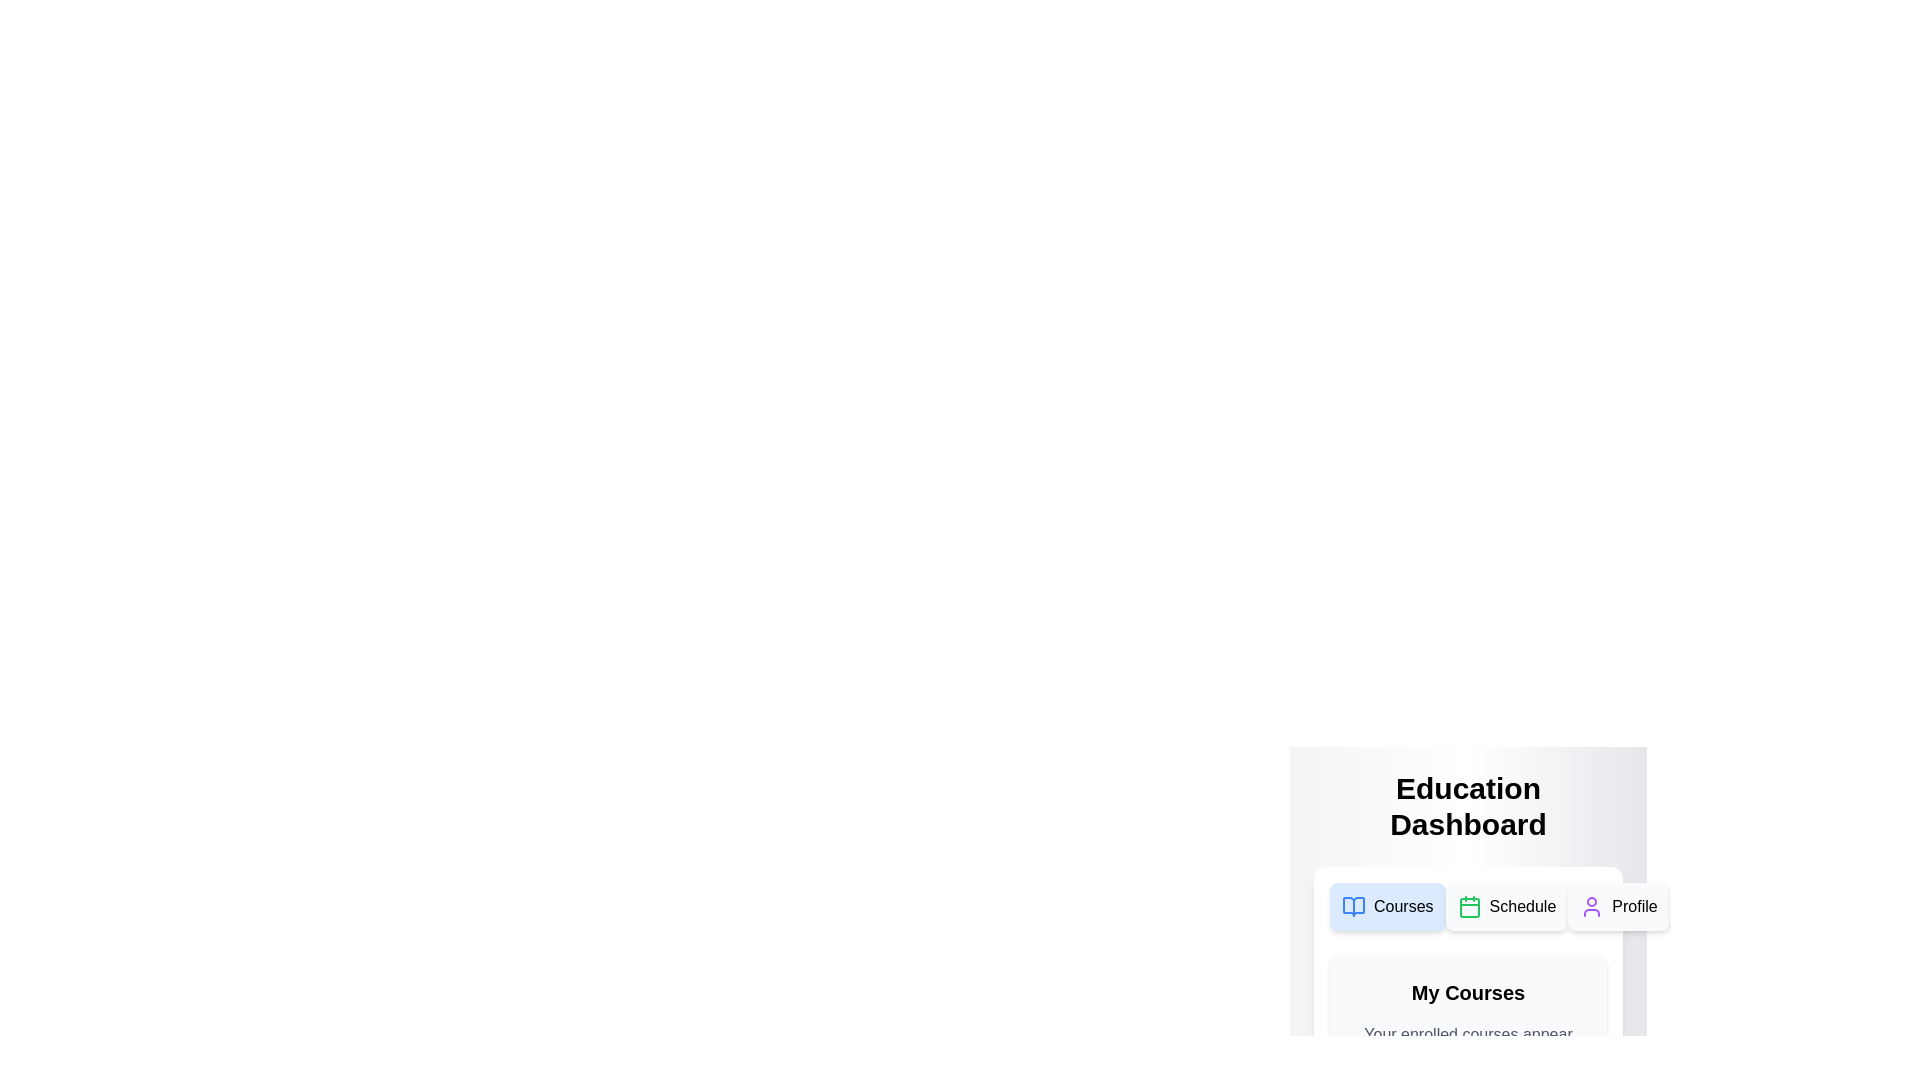 The image size is (1920, 1080). What do you see at coordinates (1468, 906) in the screenshot?
I see `an item in the horizontal navigation bar located at the top of the Education Dashboard` at bounding box center [1468, 906].